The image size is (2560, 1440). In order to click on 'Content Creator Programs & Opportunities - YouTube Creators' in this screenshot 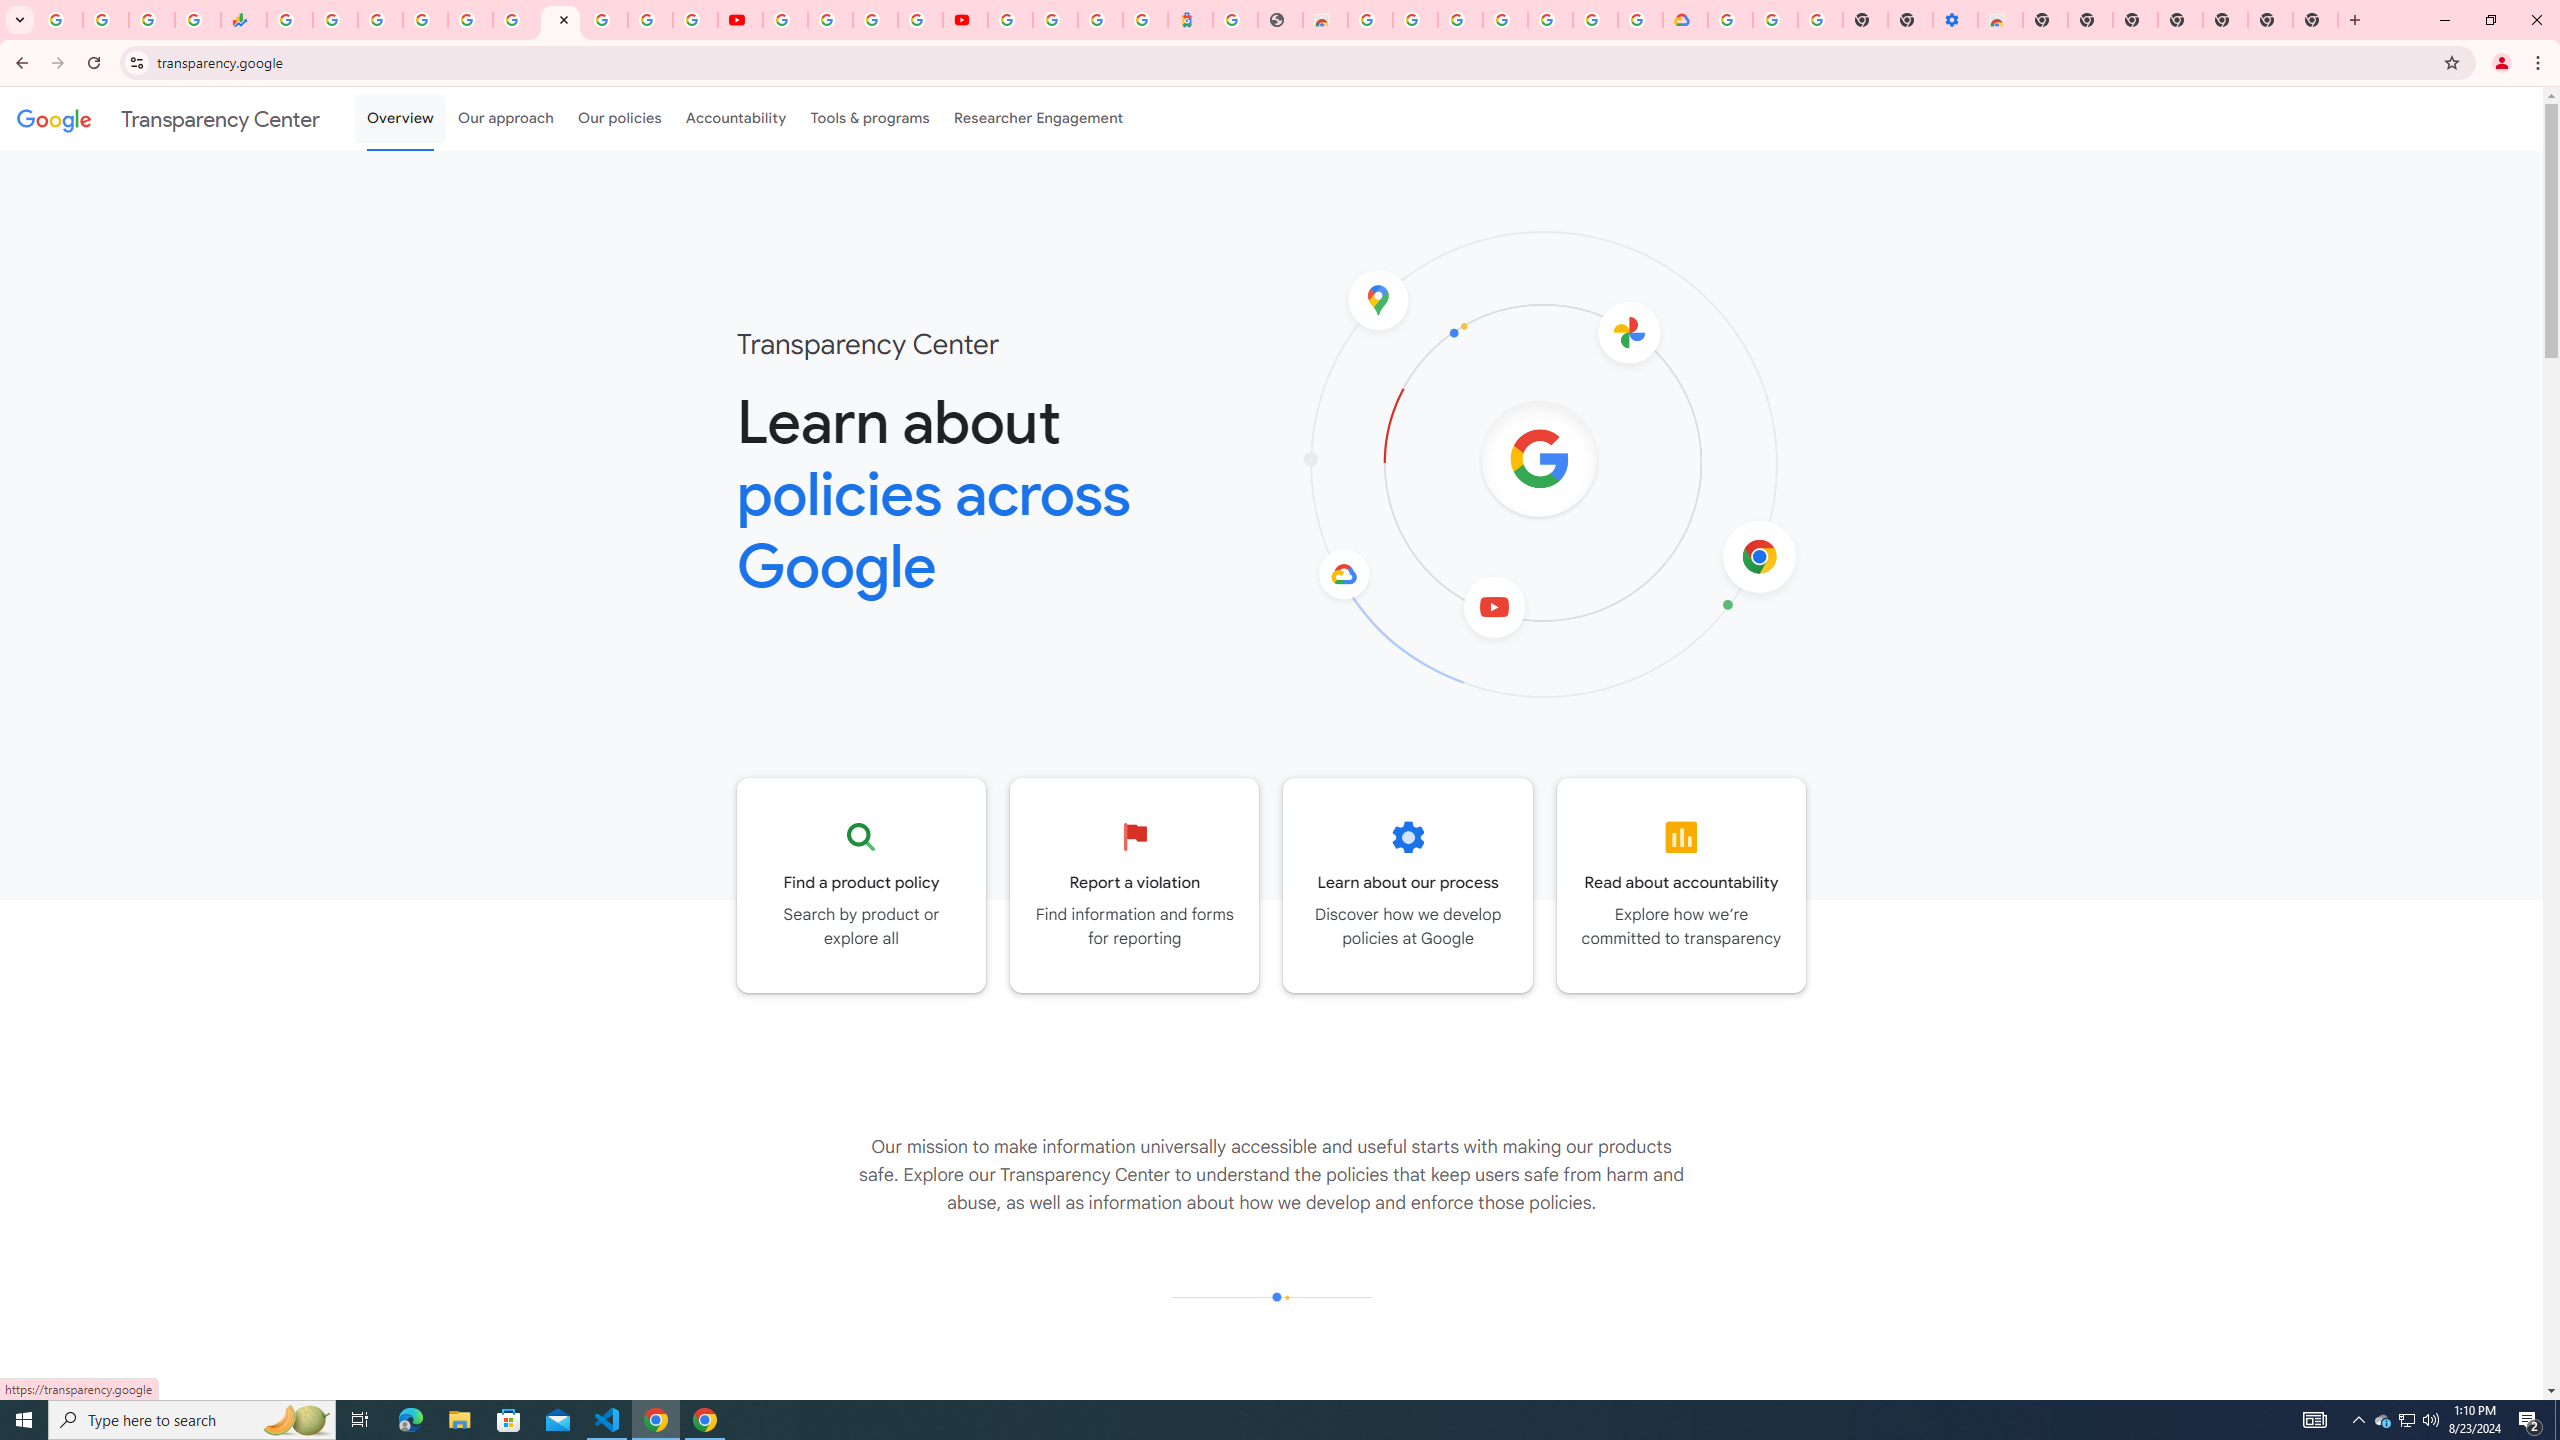, I will do `click(965, 19)`.